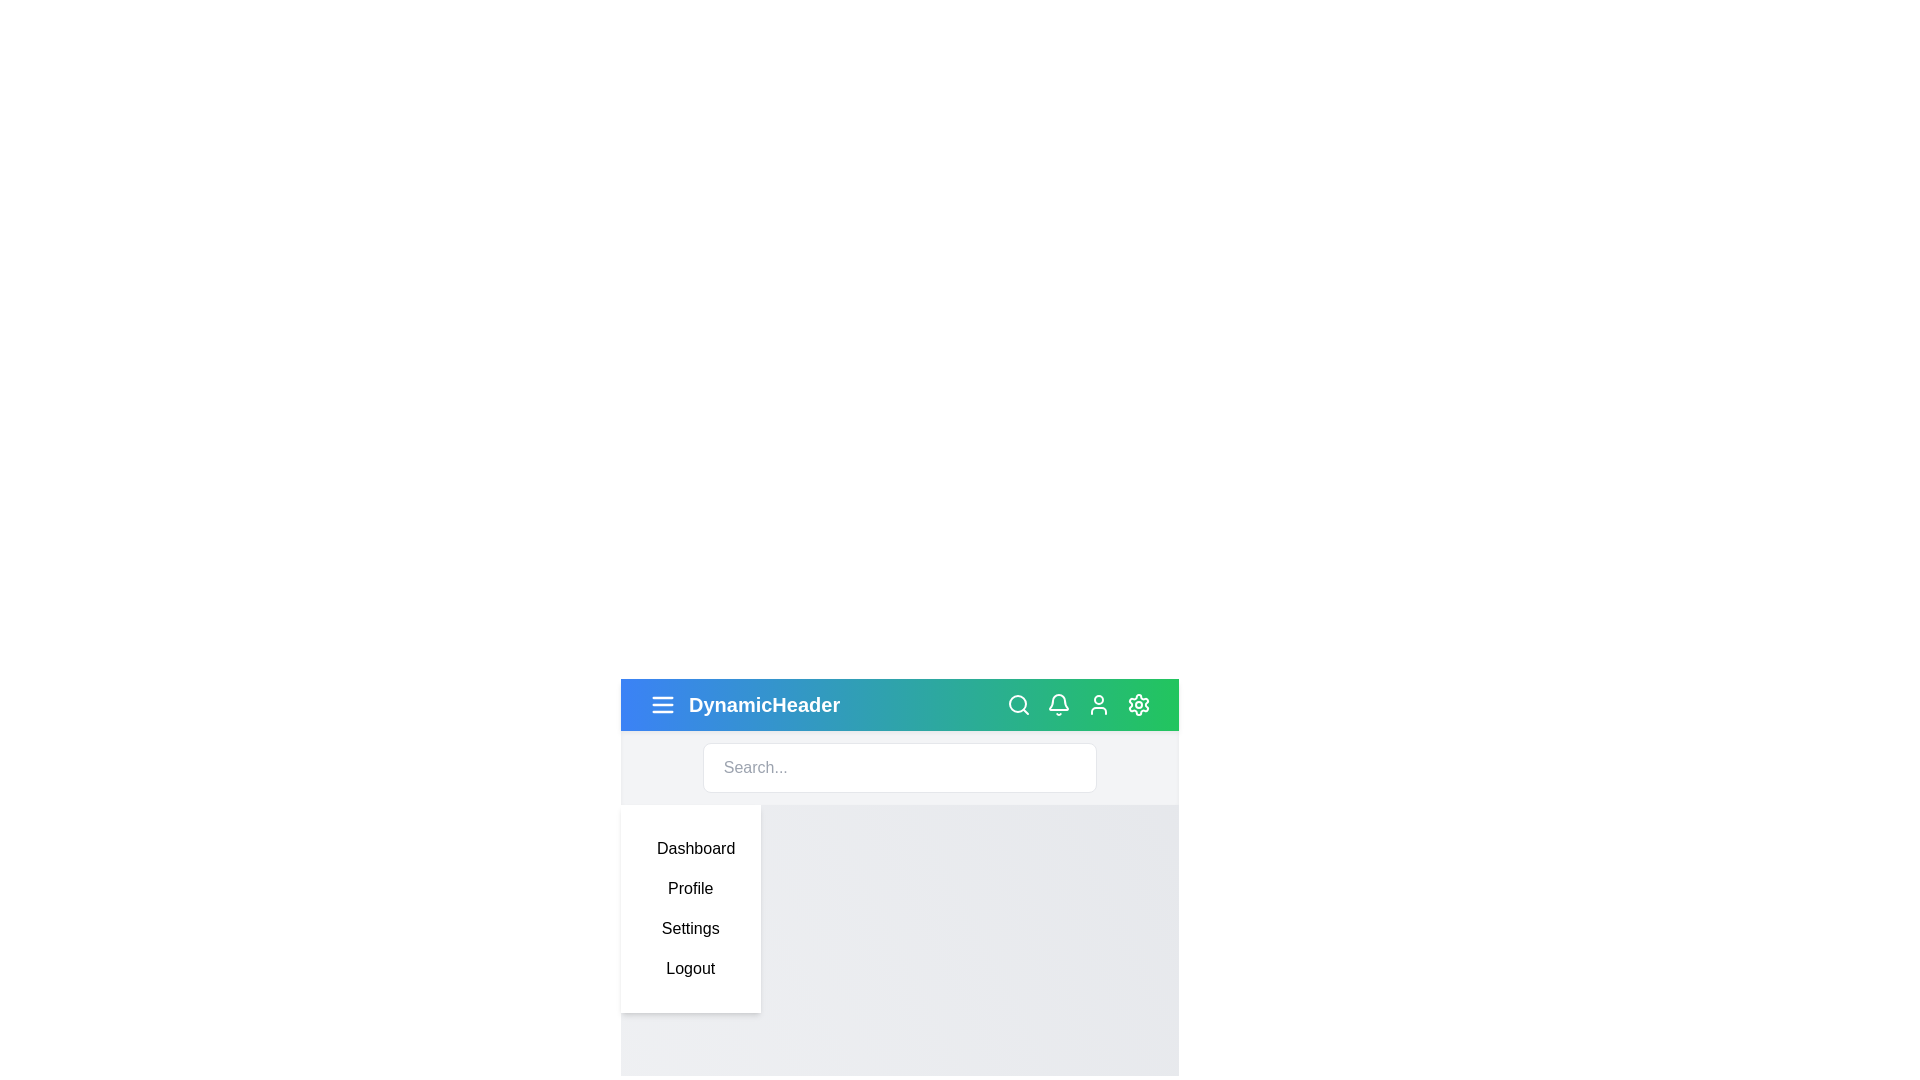 This screenshot has width=1920, height=1080. Describe the element at coordinates (1138, 704) in the screenshot. I see `the settings icon in the header bar` at that location.